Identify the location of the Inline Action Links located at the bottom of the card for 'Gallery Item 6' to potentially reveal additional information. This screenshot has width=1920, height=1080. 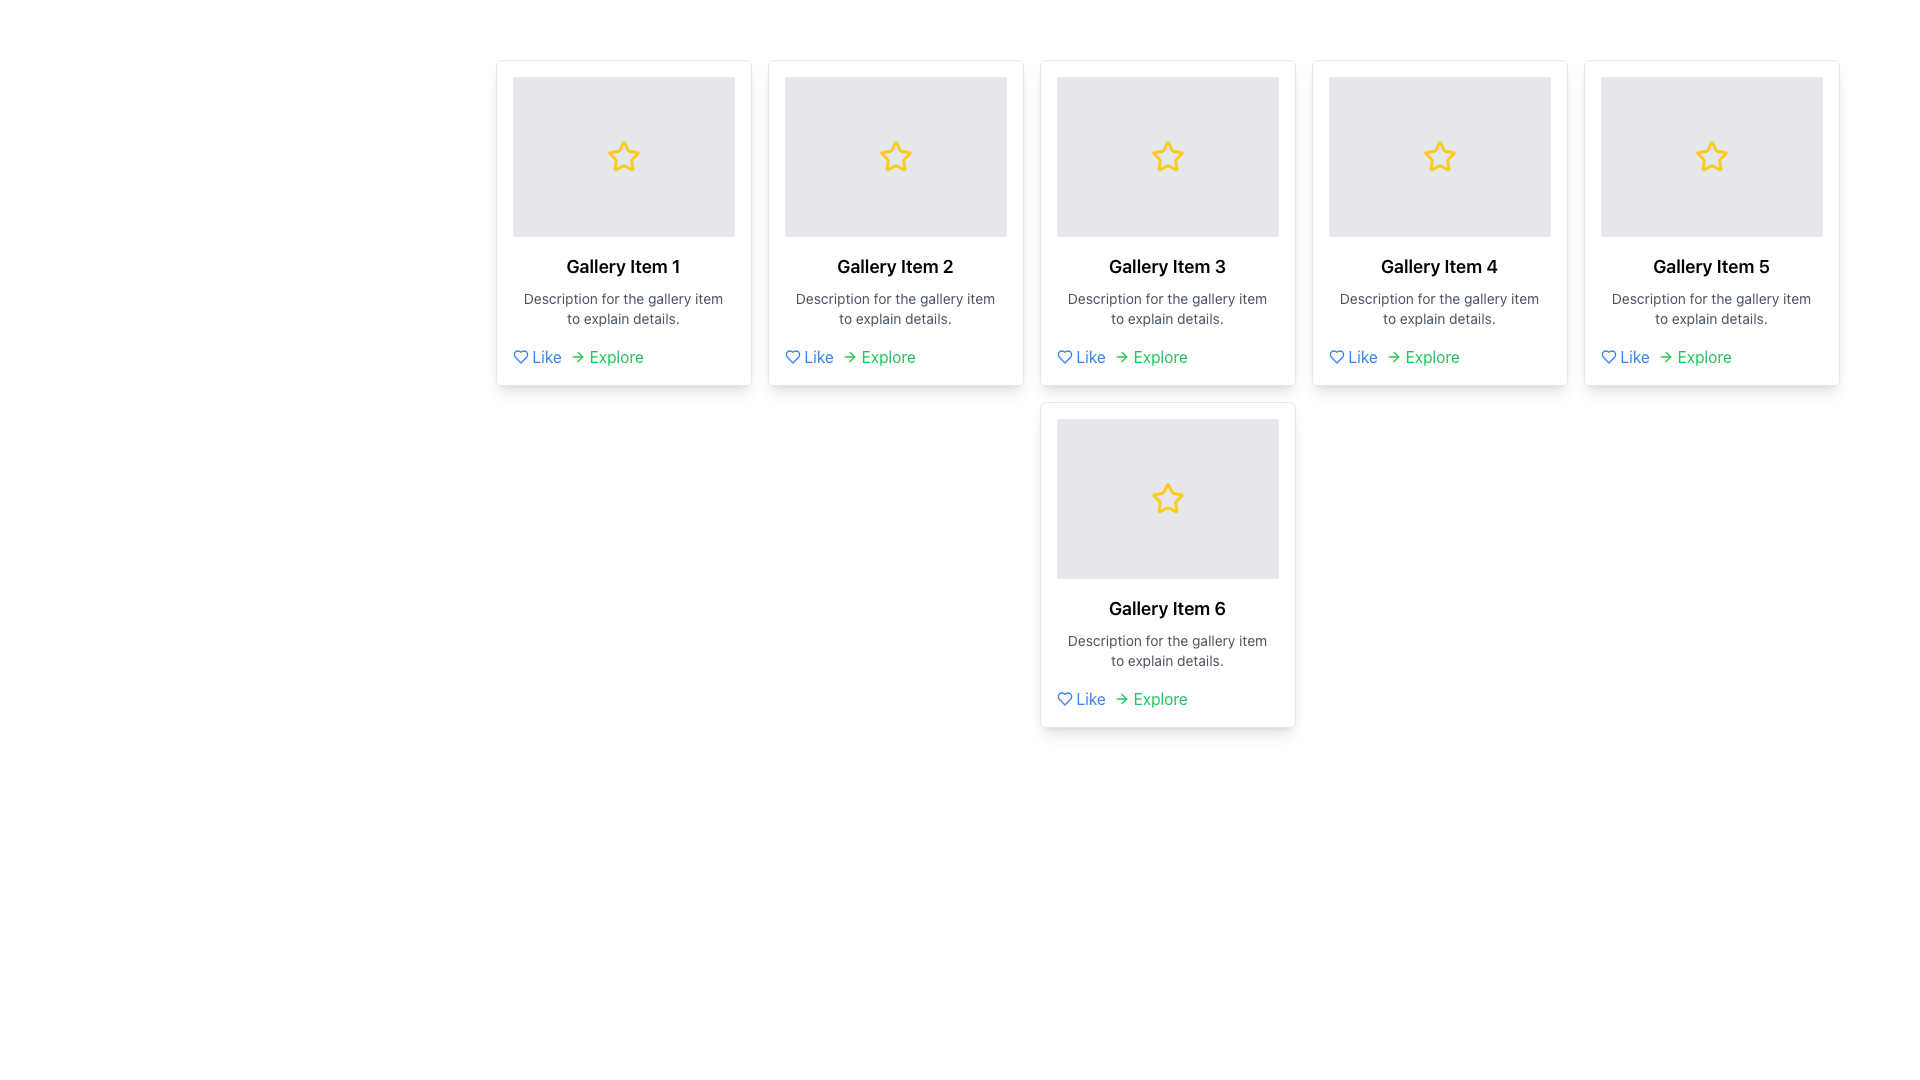
(1167, 697).